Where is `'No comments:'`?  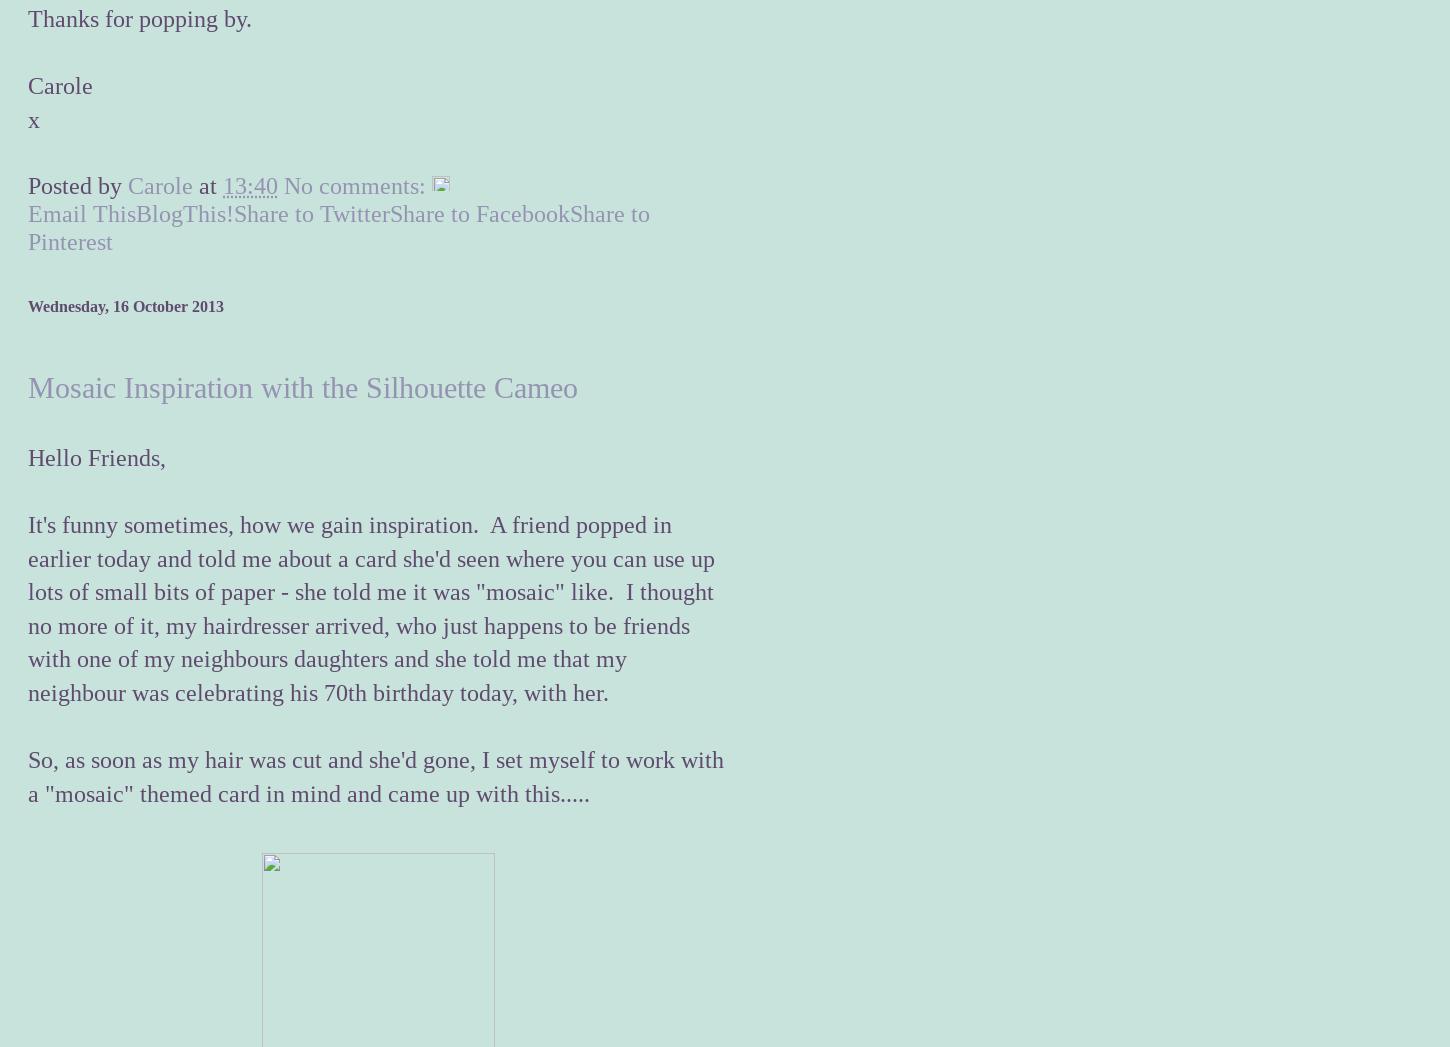
'No comments:' is located at coordinates (358, 186).